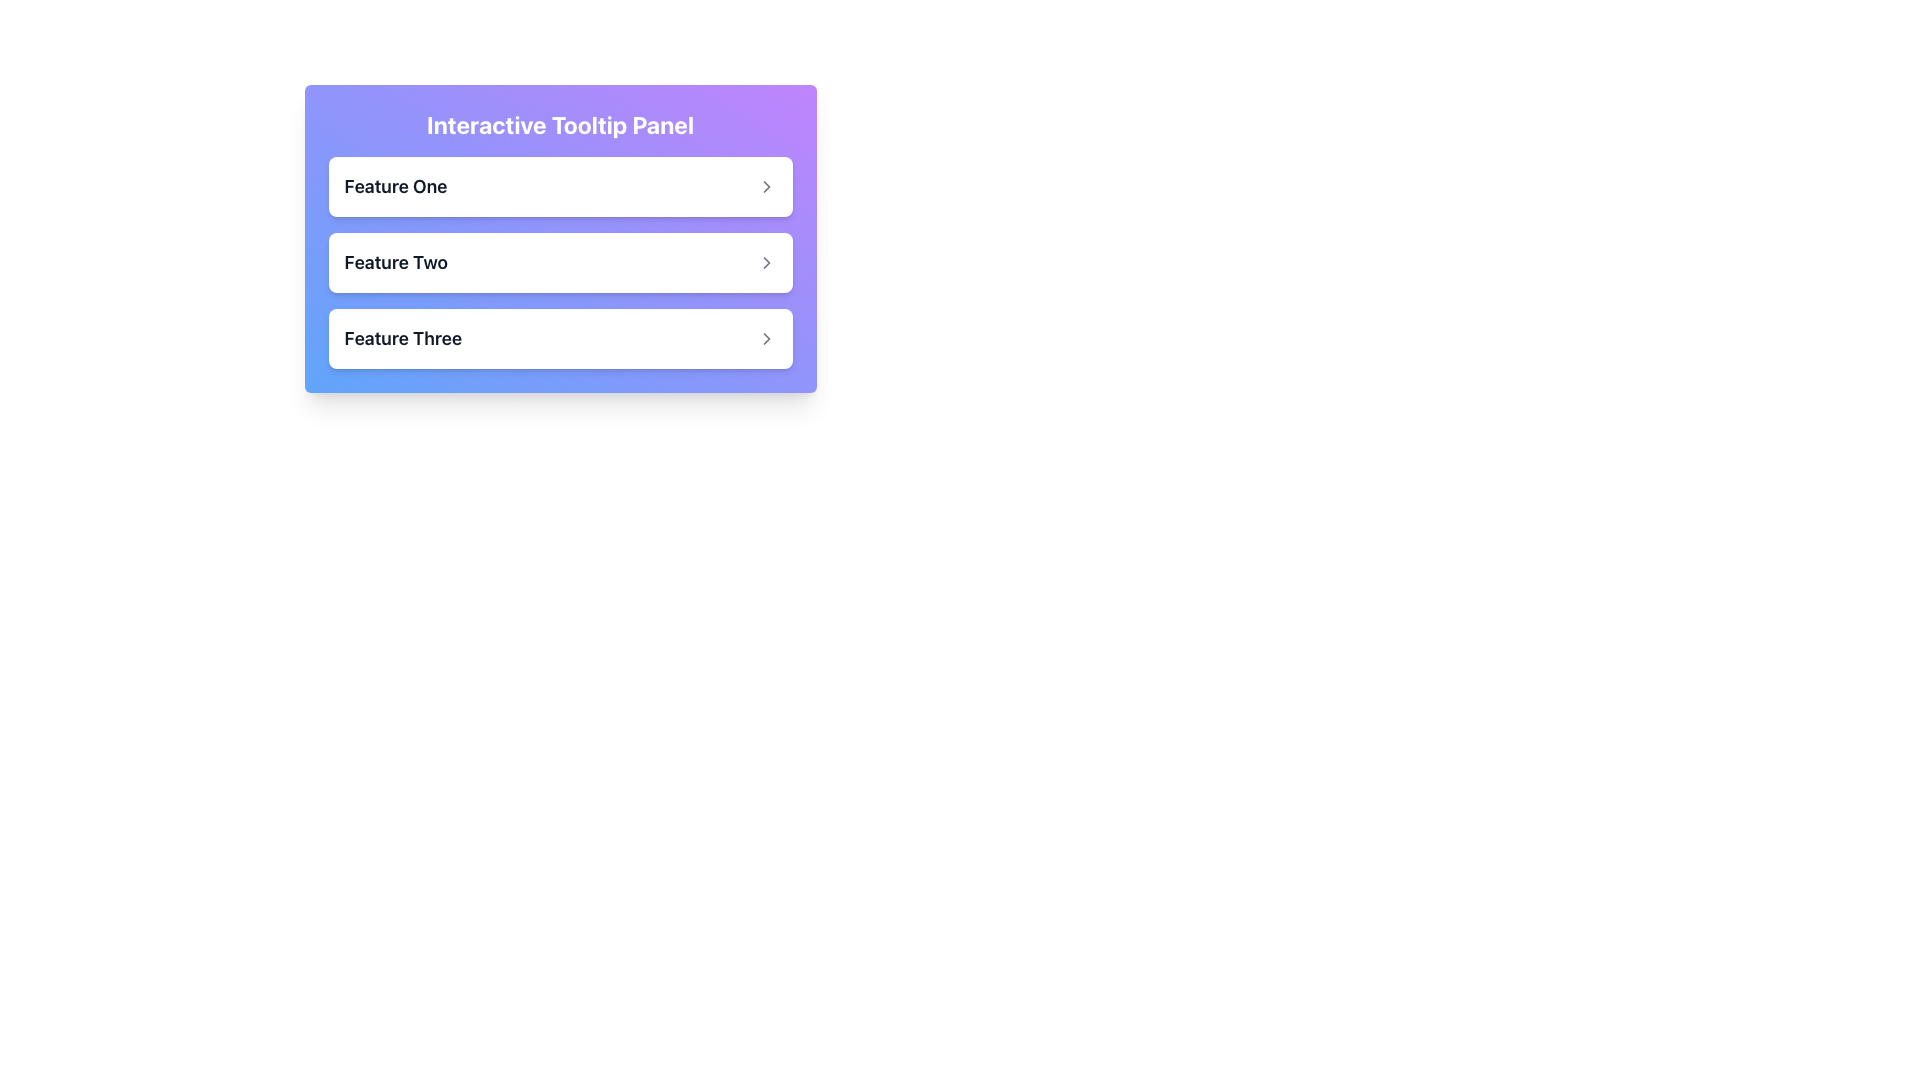 The width and height of the screenshot is (1920, 1080). I want to click on the right-facing chevron icon that is styled gray and transitions to blue when hovered over, so click(765, 338).